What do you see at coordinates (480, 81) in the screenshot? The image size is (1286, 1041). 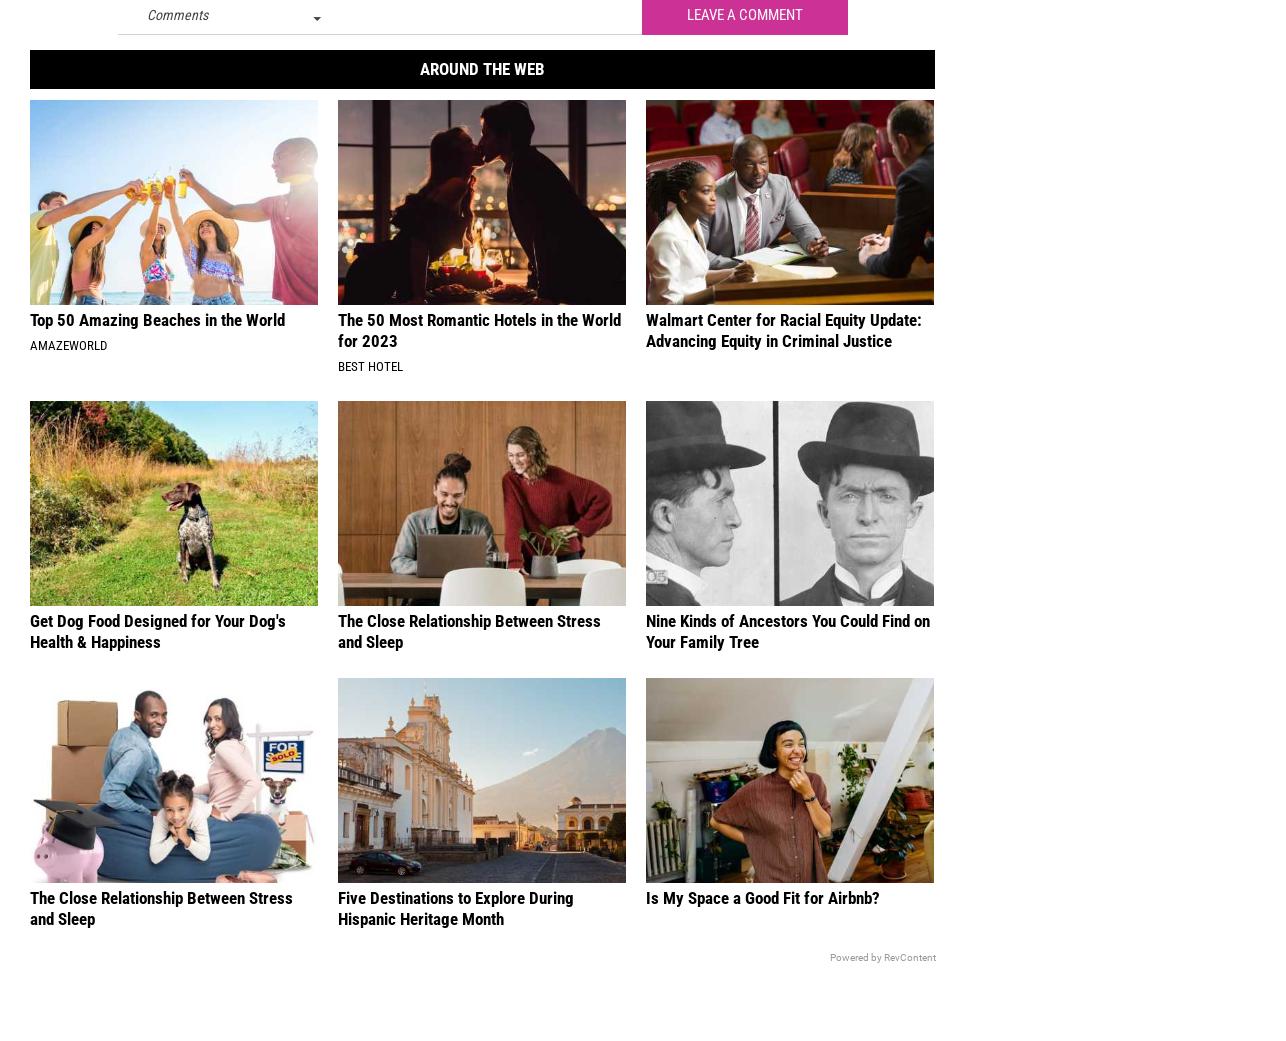 I see `'Around The Web'` at bounding box center [480, 81].